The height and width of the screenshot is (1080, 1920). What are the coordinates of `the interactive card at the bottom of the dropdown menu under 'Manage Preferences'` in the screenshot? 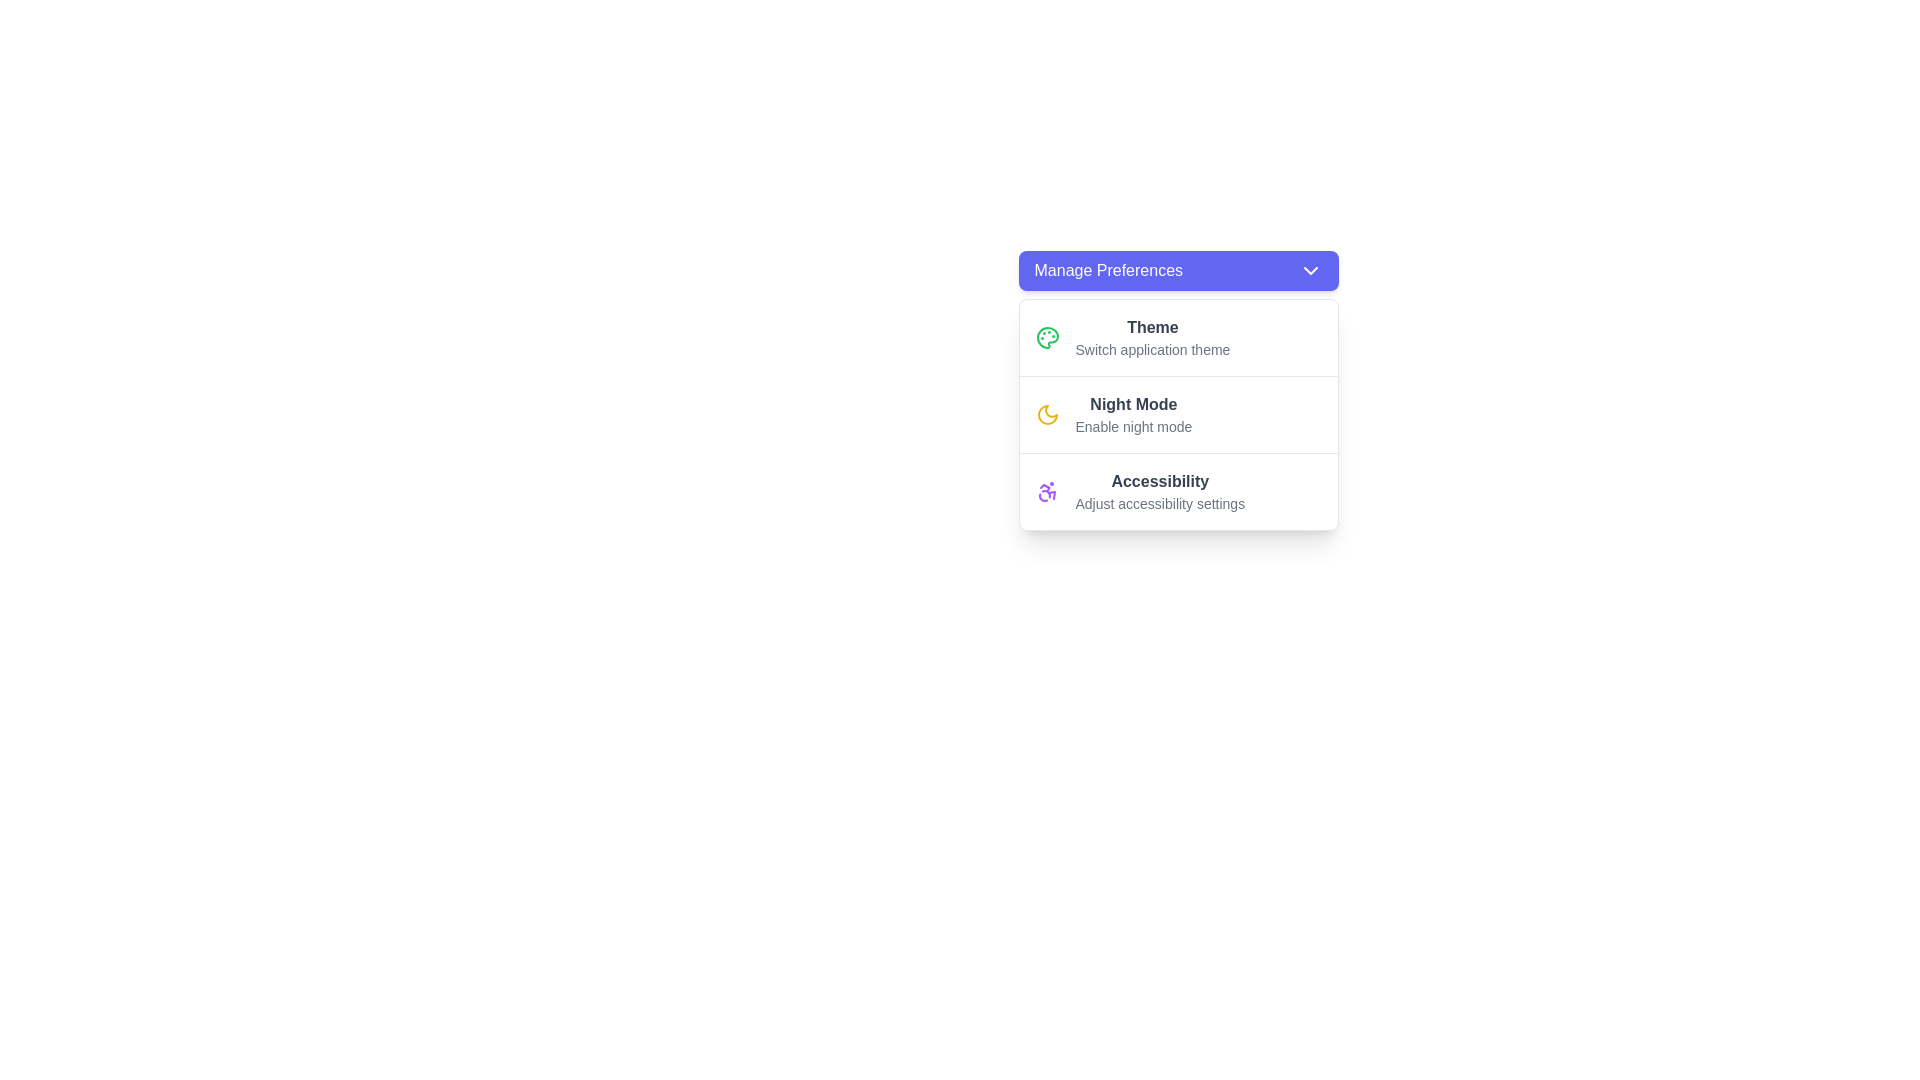 It's located at (1178, 491).